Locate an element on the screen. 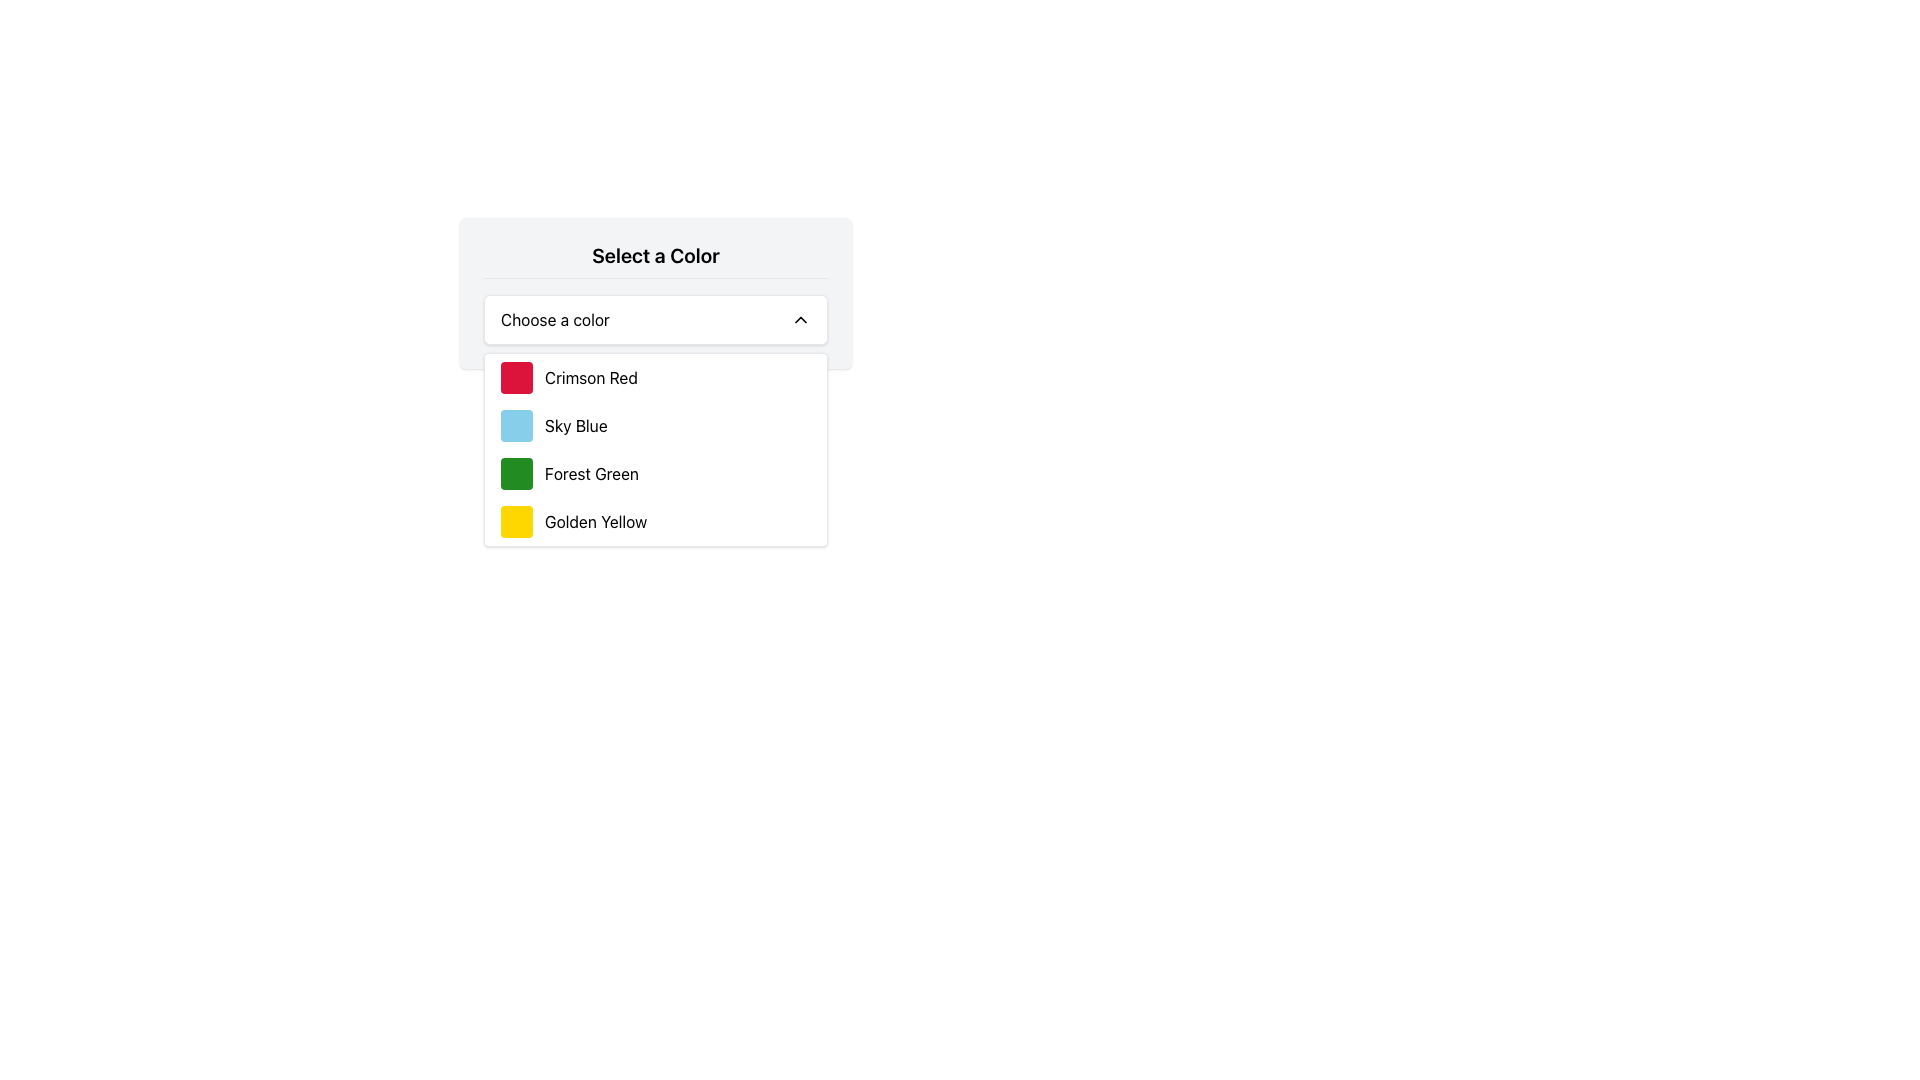 The image size is (1920, 1080). to select the 'Golden Yellow' option from the dropdown menu, which is the fourth entry in the list below 'Forest Green' is located at coordinates (656, 520).